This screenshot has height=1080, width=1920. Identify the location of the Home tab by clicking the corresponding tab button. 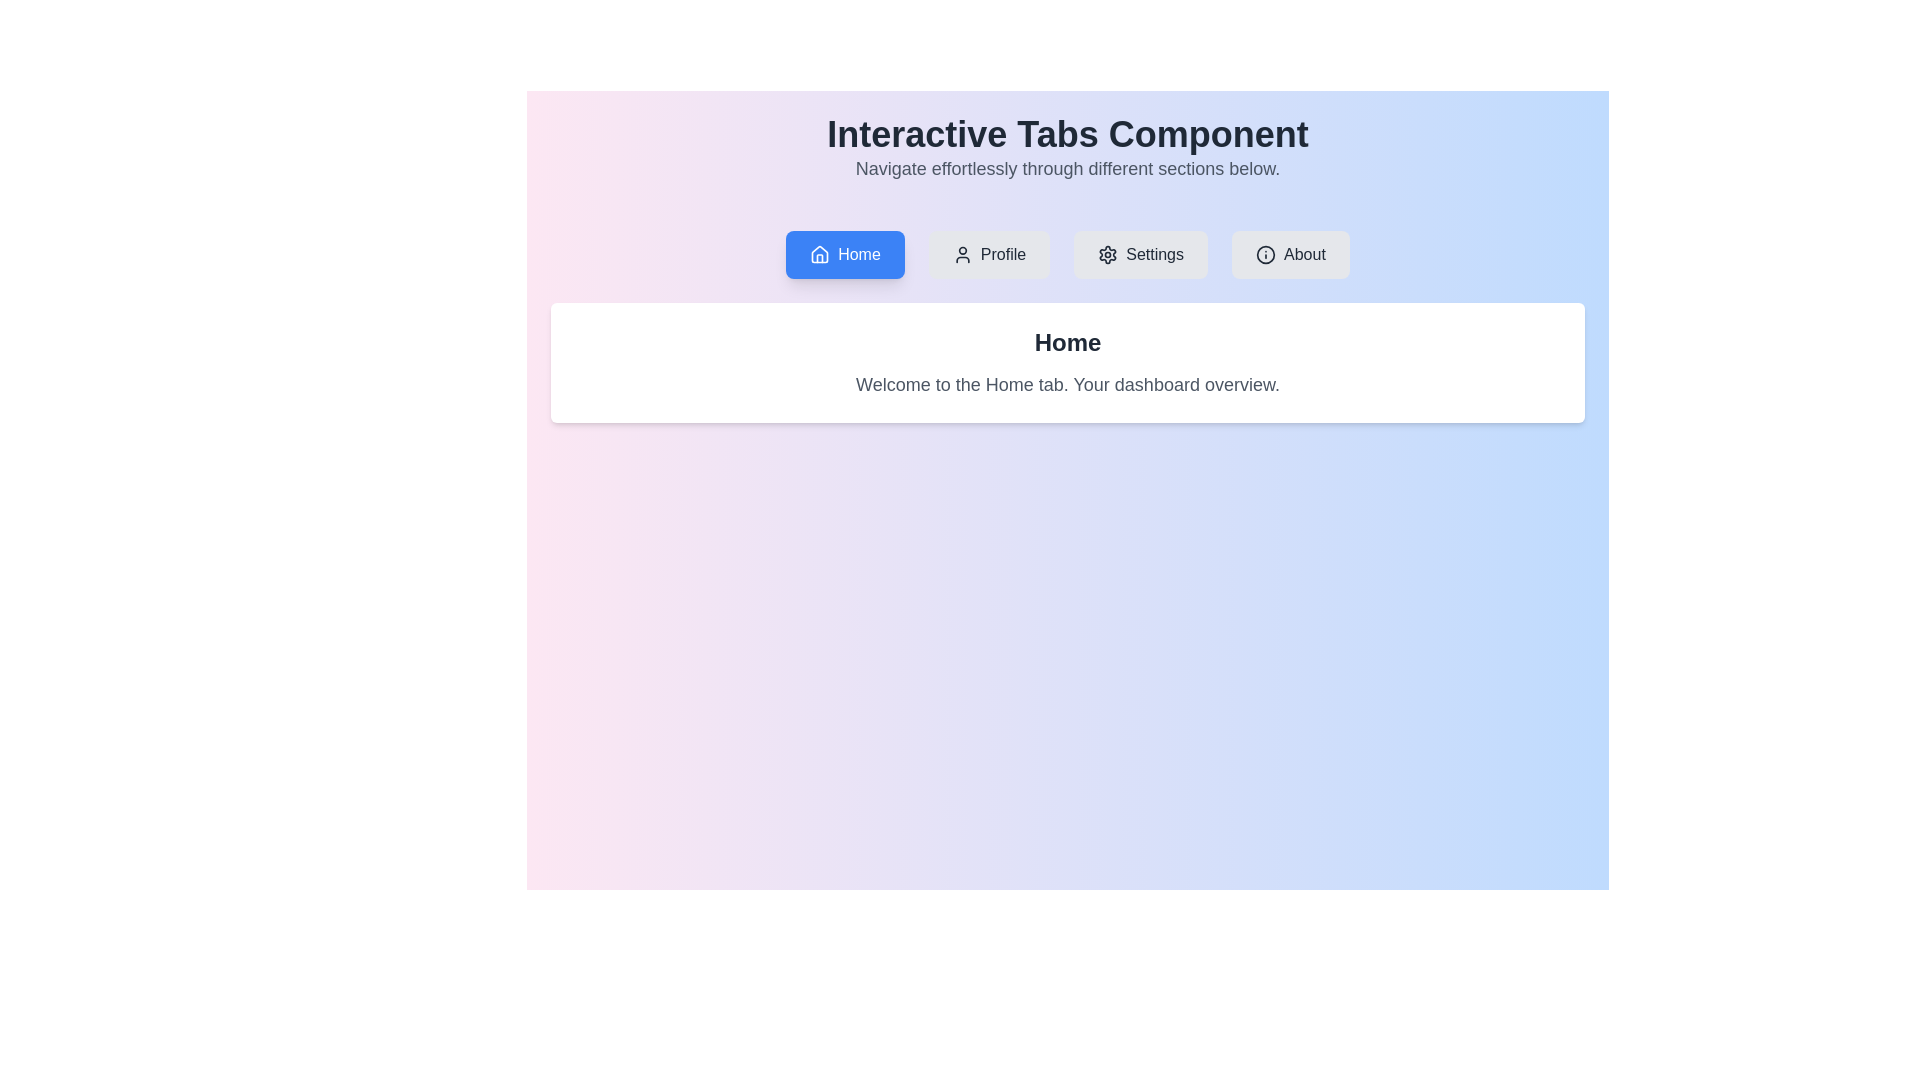
(845, 253).